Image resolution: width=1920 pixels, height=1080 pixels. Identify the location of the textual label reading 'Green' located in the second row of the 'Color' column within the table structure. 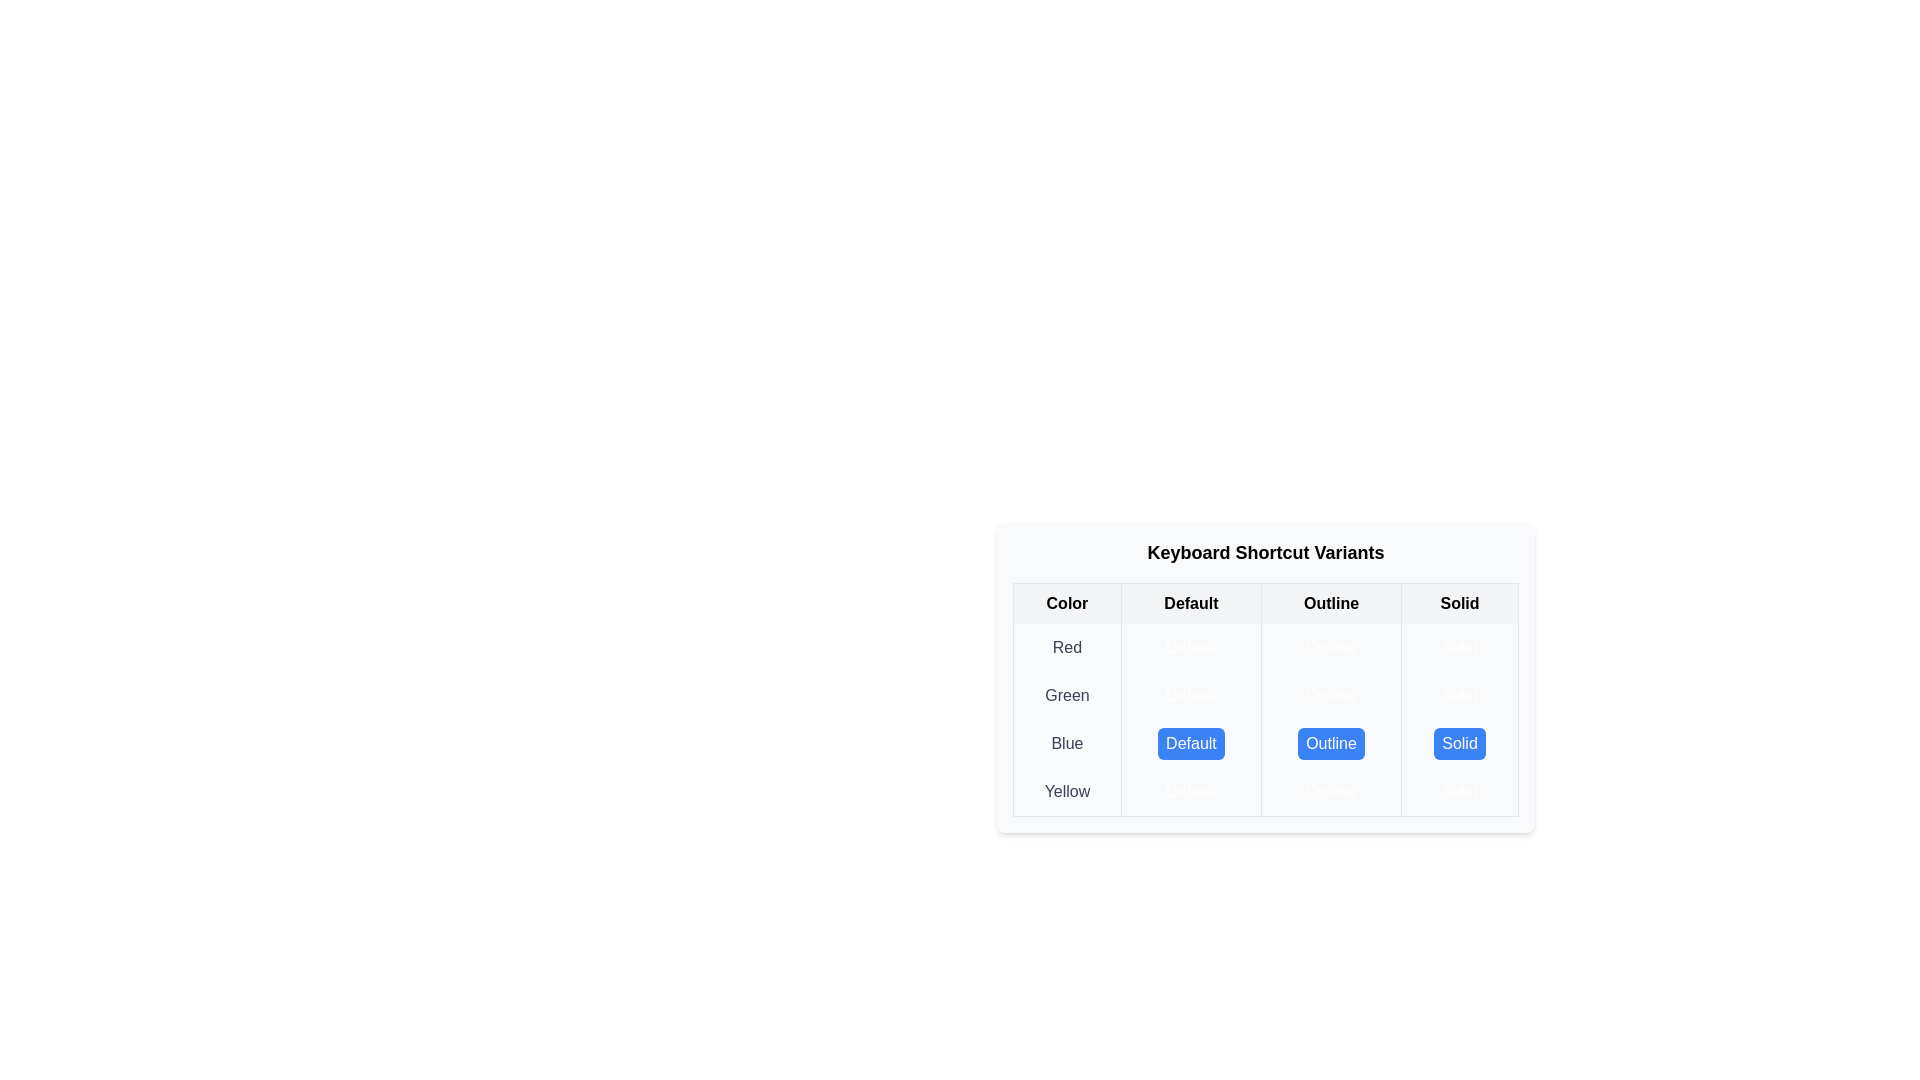
(1066, 694).